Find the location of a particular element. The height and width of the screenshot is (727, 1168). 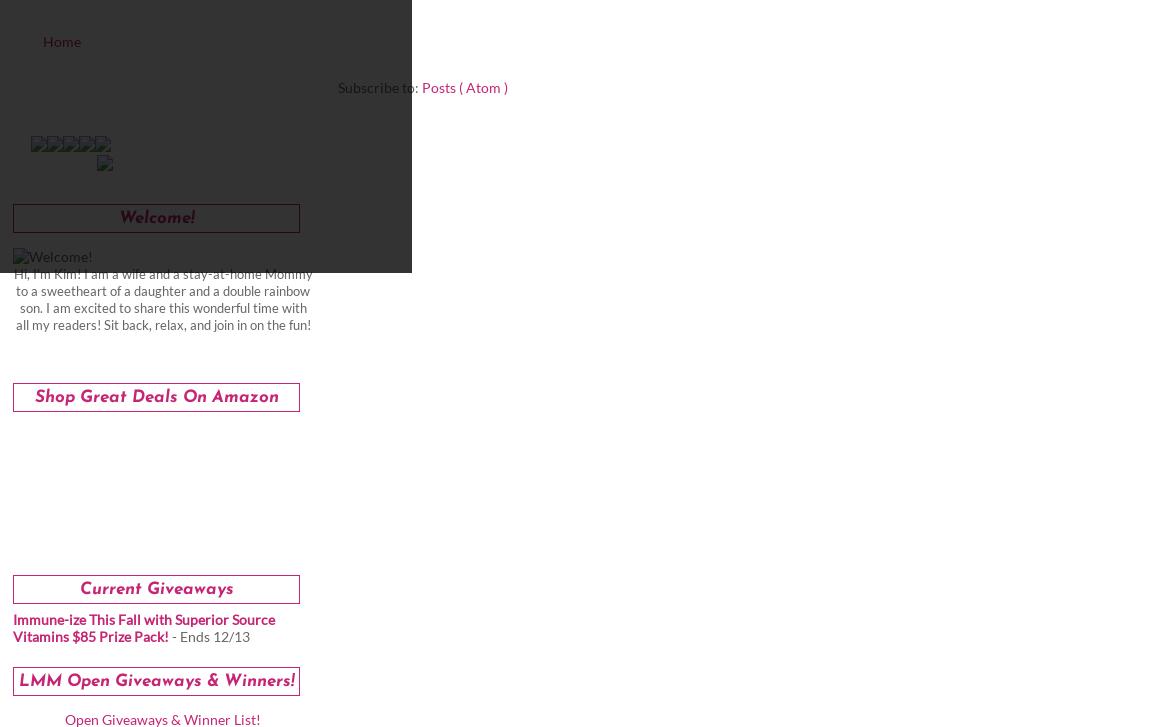

'Hi, I'm Kim! I am a wife and a stay-at-home Mommy to a sweetheart of a daughter and a double rainbow son. I am excited to share this wonderful time with all my readers! Sit back, relax, and join in on the fun!' is located at coordinates (162, 300).